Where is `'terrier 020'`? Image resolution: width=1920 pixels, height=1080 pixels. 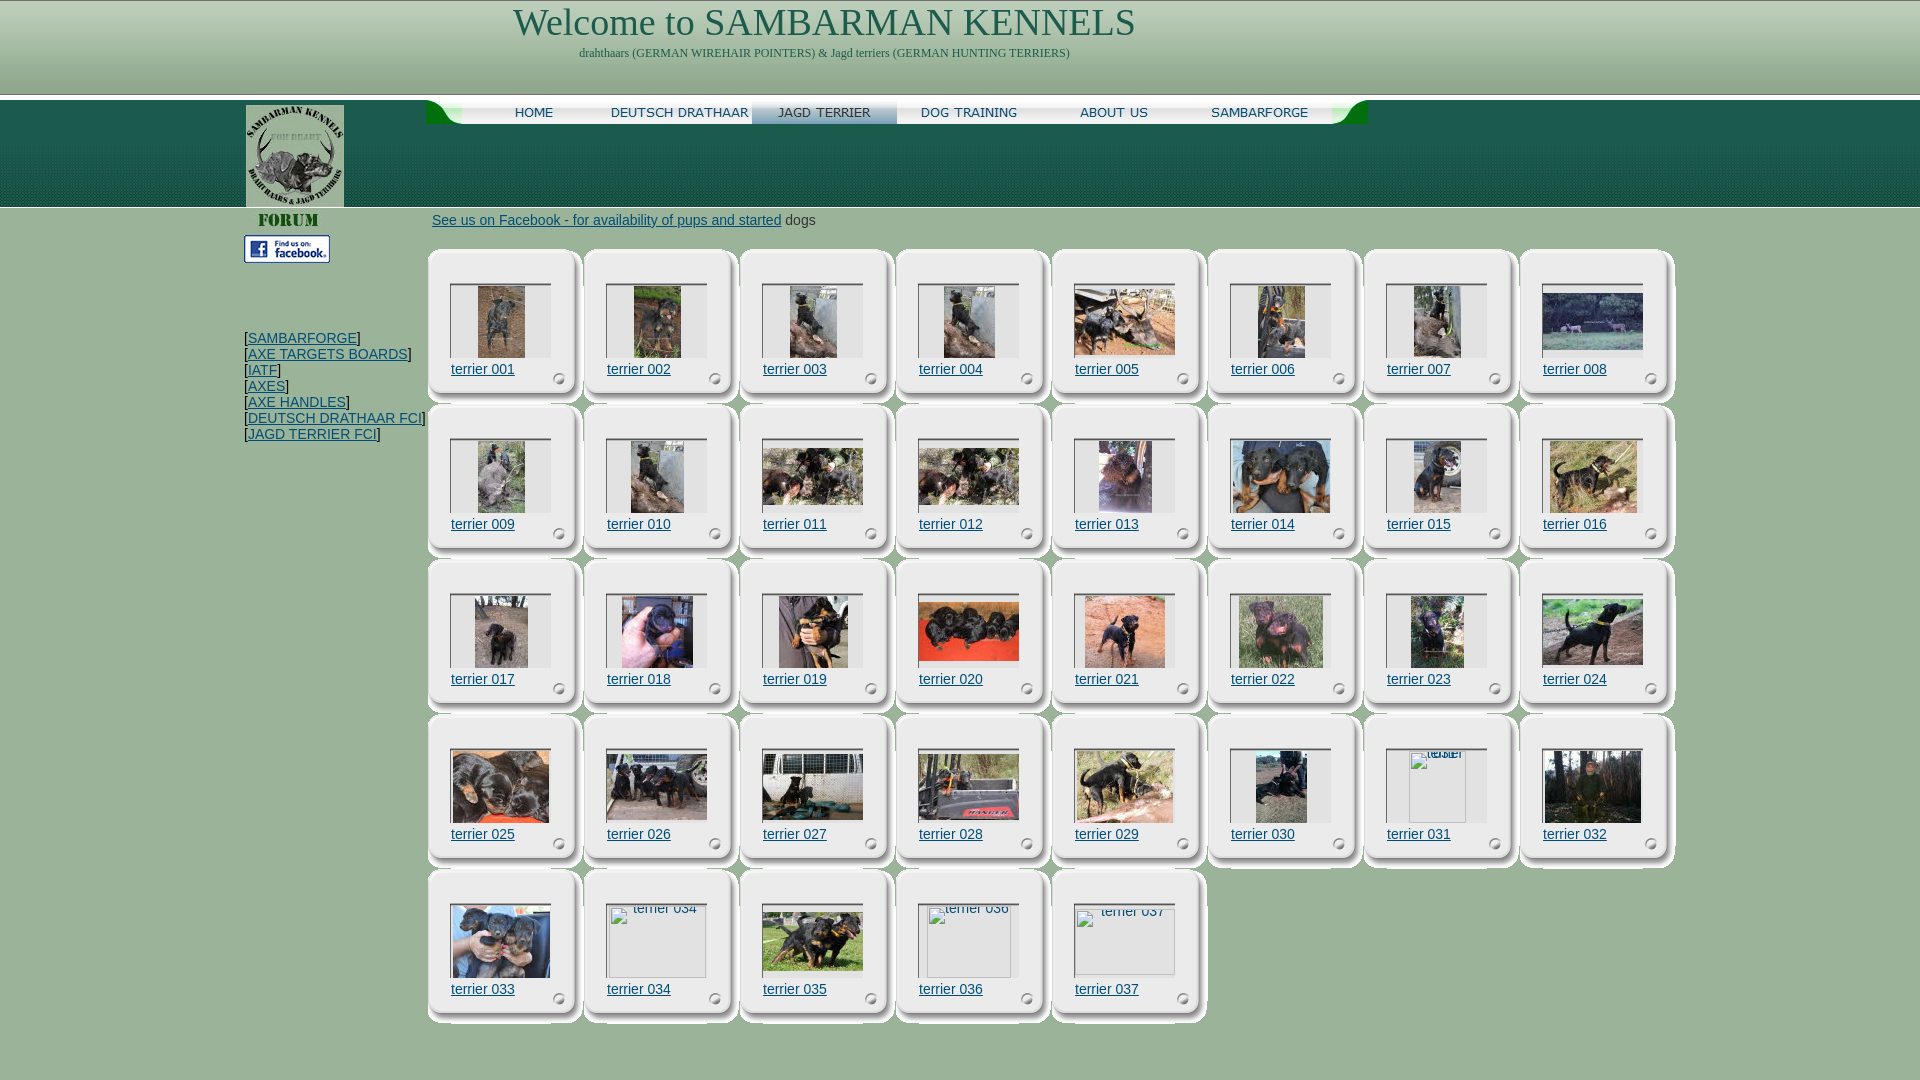 'terrier 020' is located at coordinates (949, 677).